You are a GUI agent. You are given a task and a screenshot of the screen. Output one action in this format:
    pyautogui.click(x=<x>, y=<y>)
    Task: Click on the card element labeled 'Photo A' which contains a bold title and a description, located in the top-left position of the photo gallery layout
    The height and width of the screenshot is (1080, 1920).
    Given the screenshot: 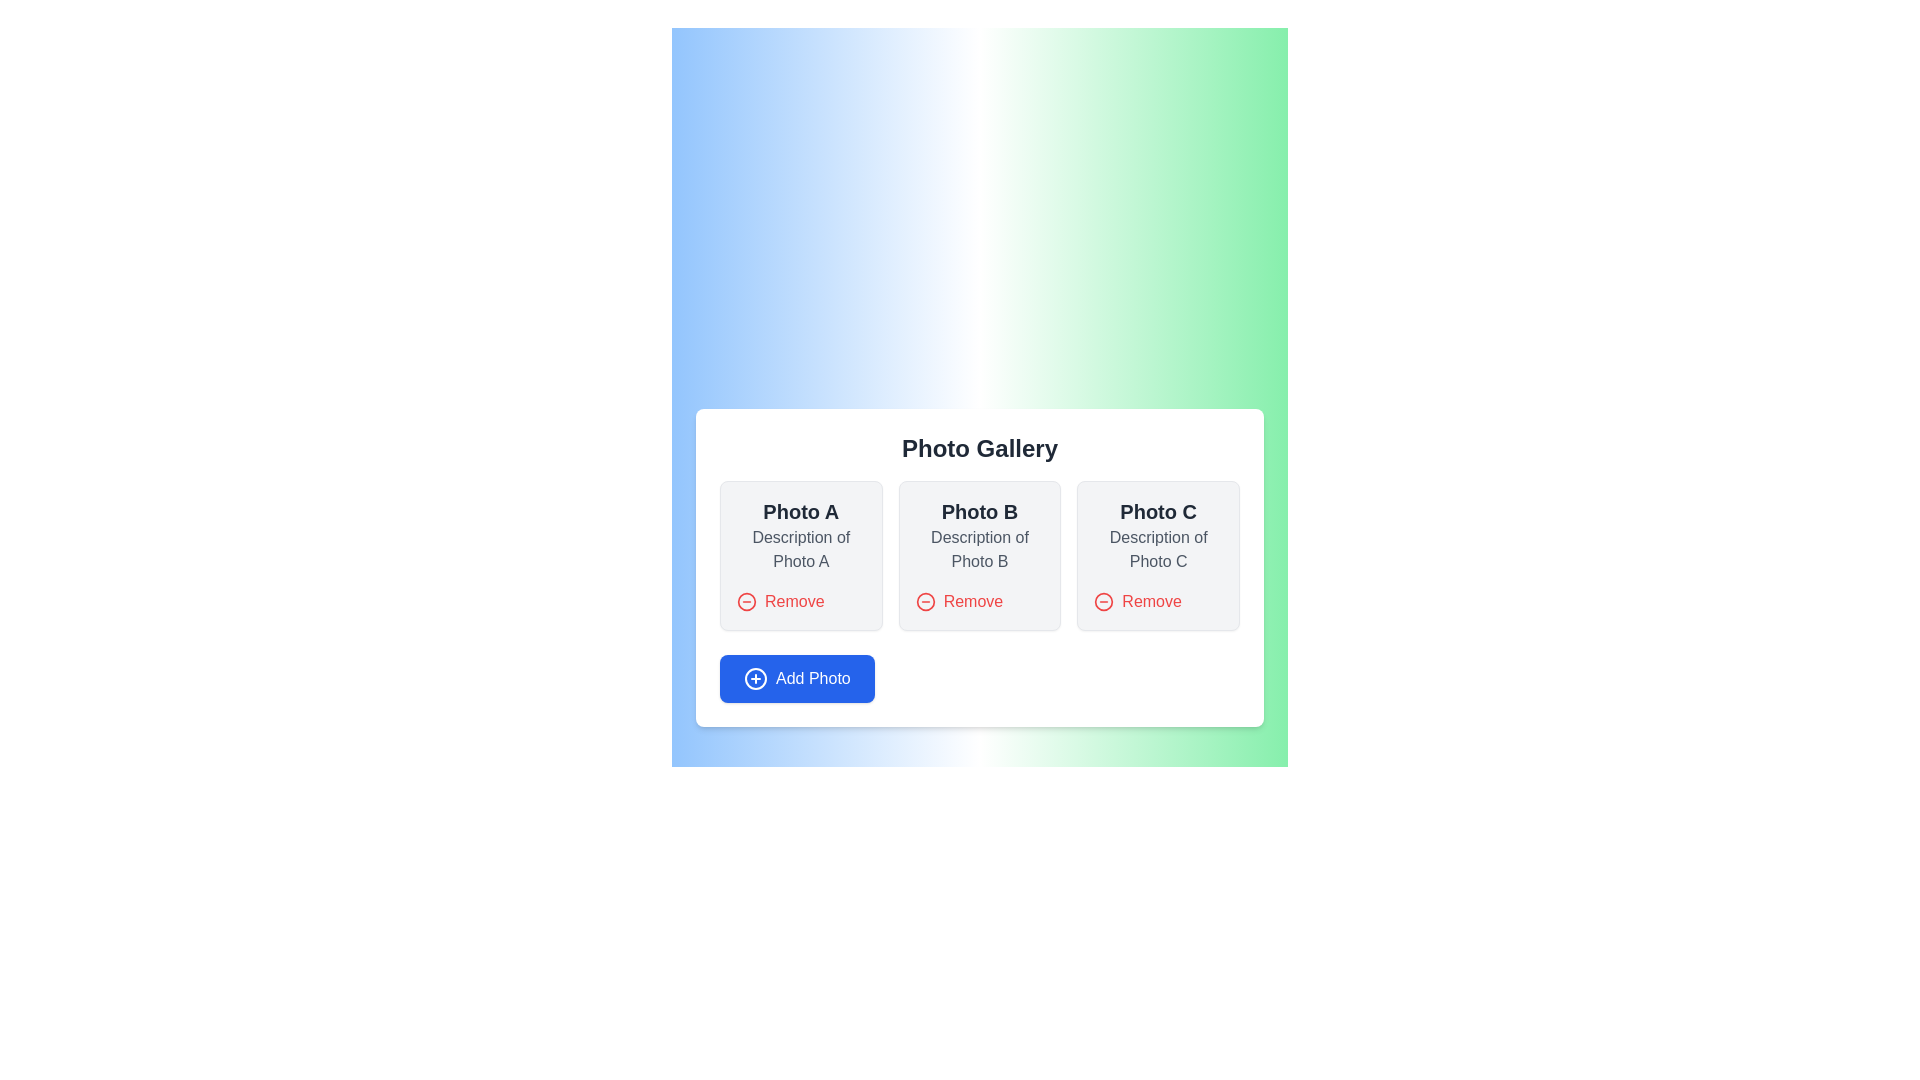 What is the action you would take?
    pyautogui.click(x=801, y=555)
    